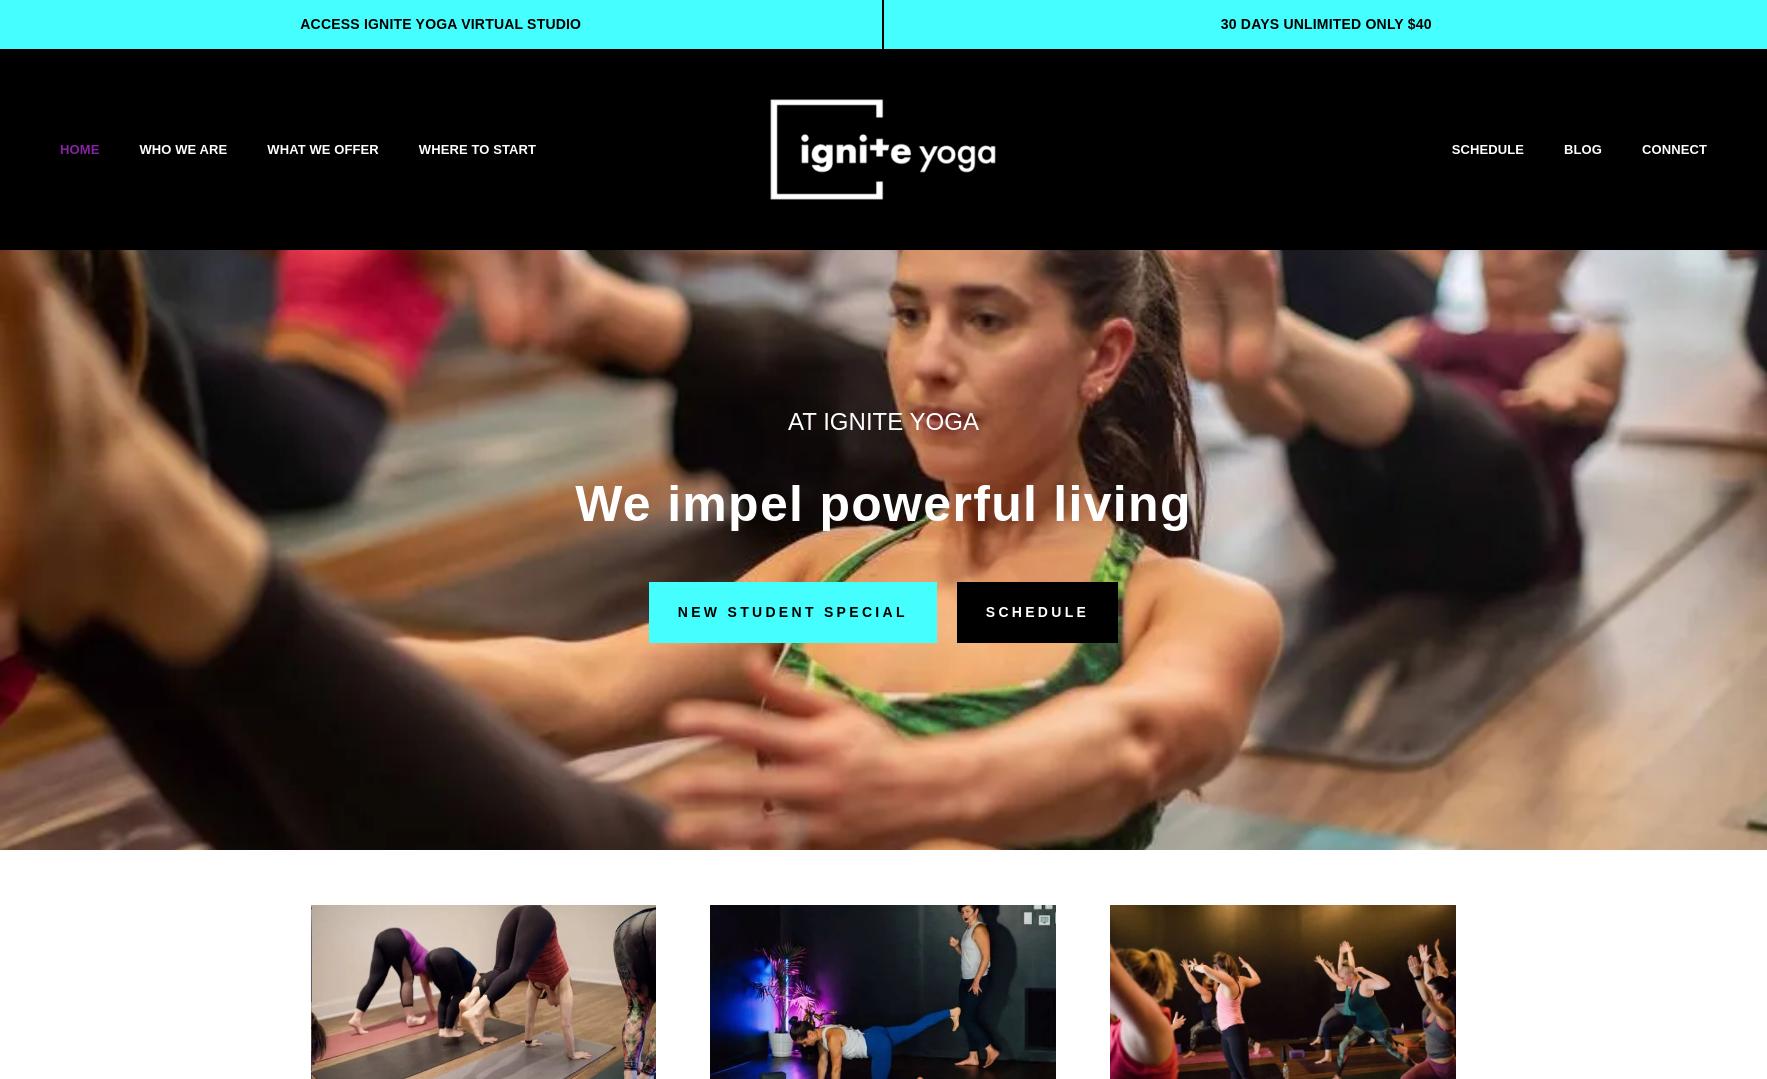  What do you see at coordinates (675, 612) in the screenshot?
I see `'New Student Special'` at bounding box center [675, 612].